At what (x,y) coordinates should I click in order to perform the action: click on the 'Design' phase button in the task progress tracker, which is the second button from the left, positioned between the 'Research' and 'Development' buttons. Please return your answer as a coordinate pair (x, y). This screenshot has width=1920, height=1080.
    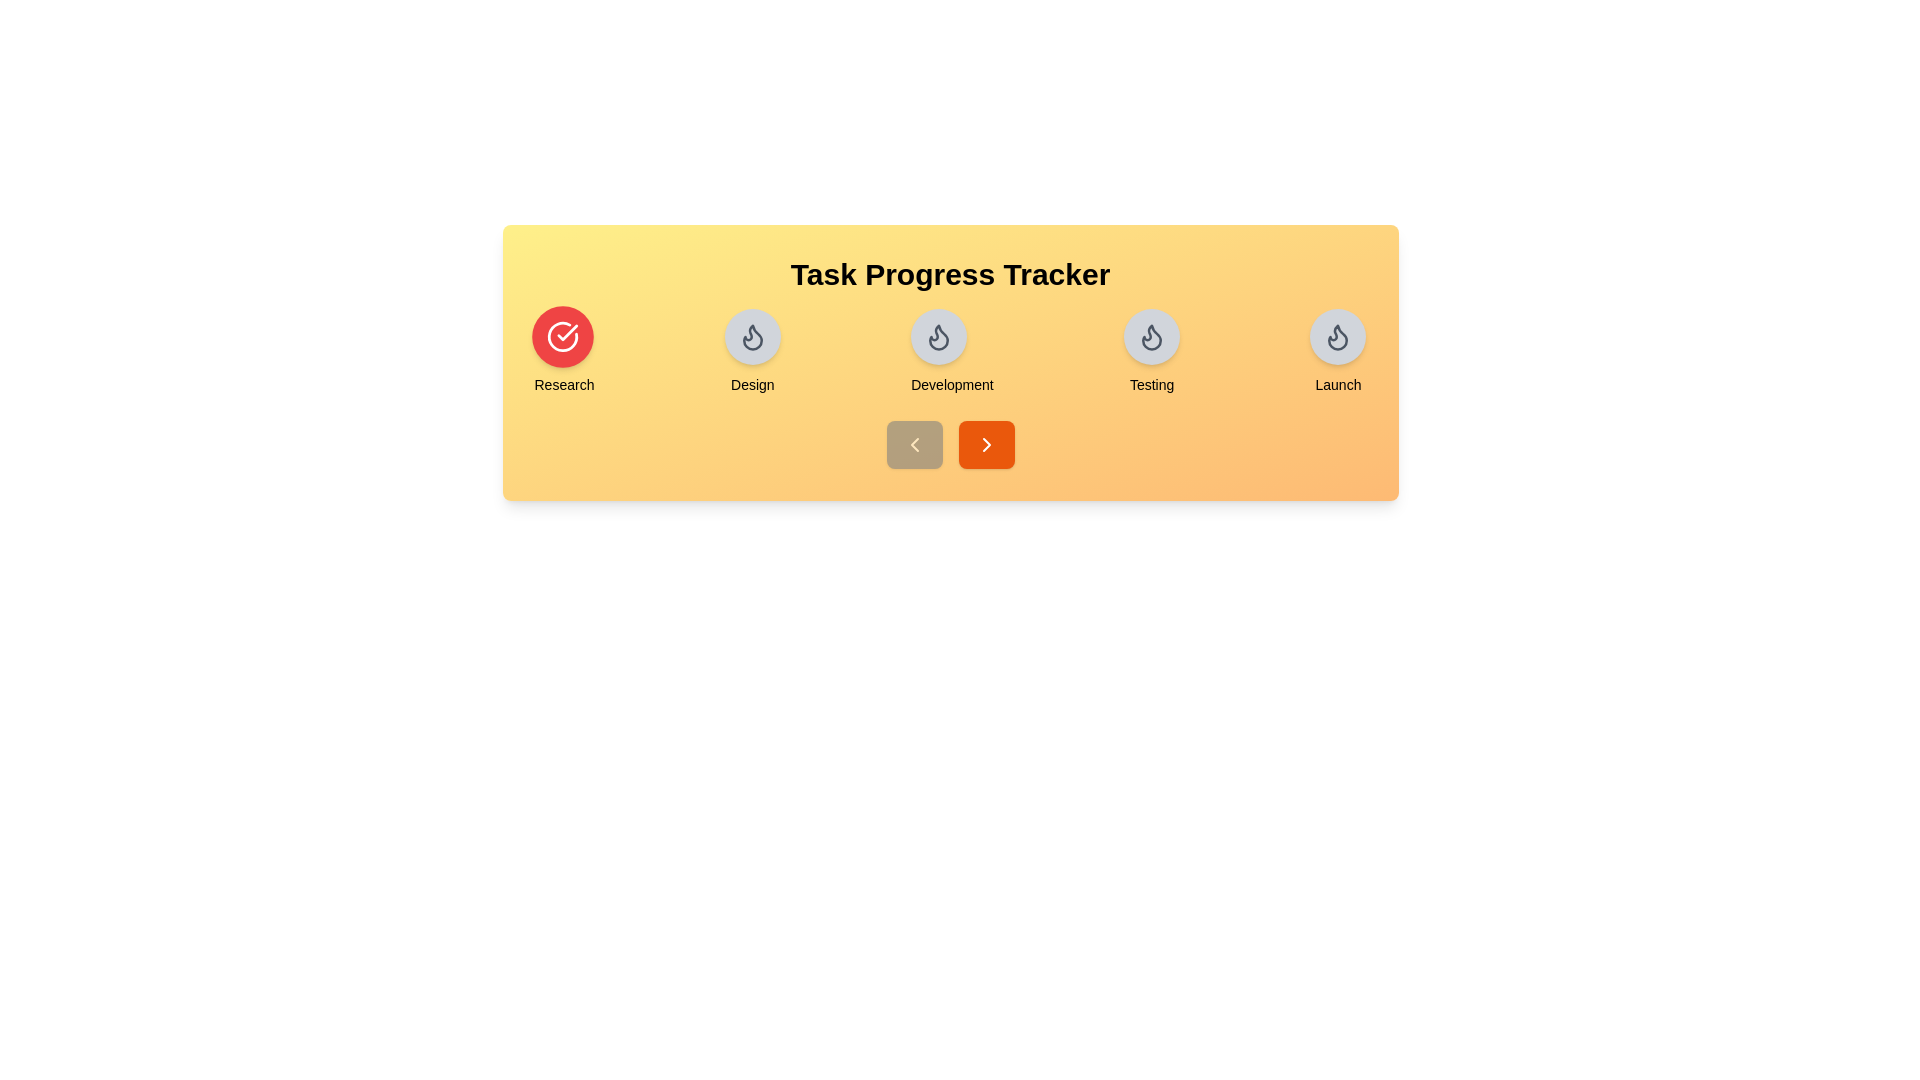
    Looking at the image, I should click on (751, 352).